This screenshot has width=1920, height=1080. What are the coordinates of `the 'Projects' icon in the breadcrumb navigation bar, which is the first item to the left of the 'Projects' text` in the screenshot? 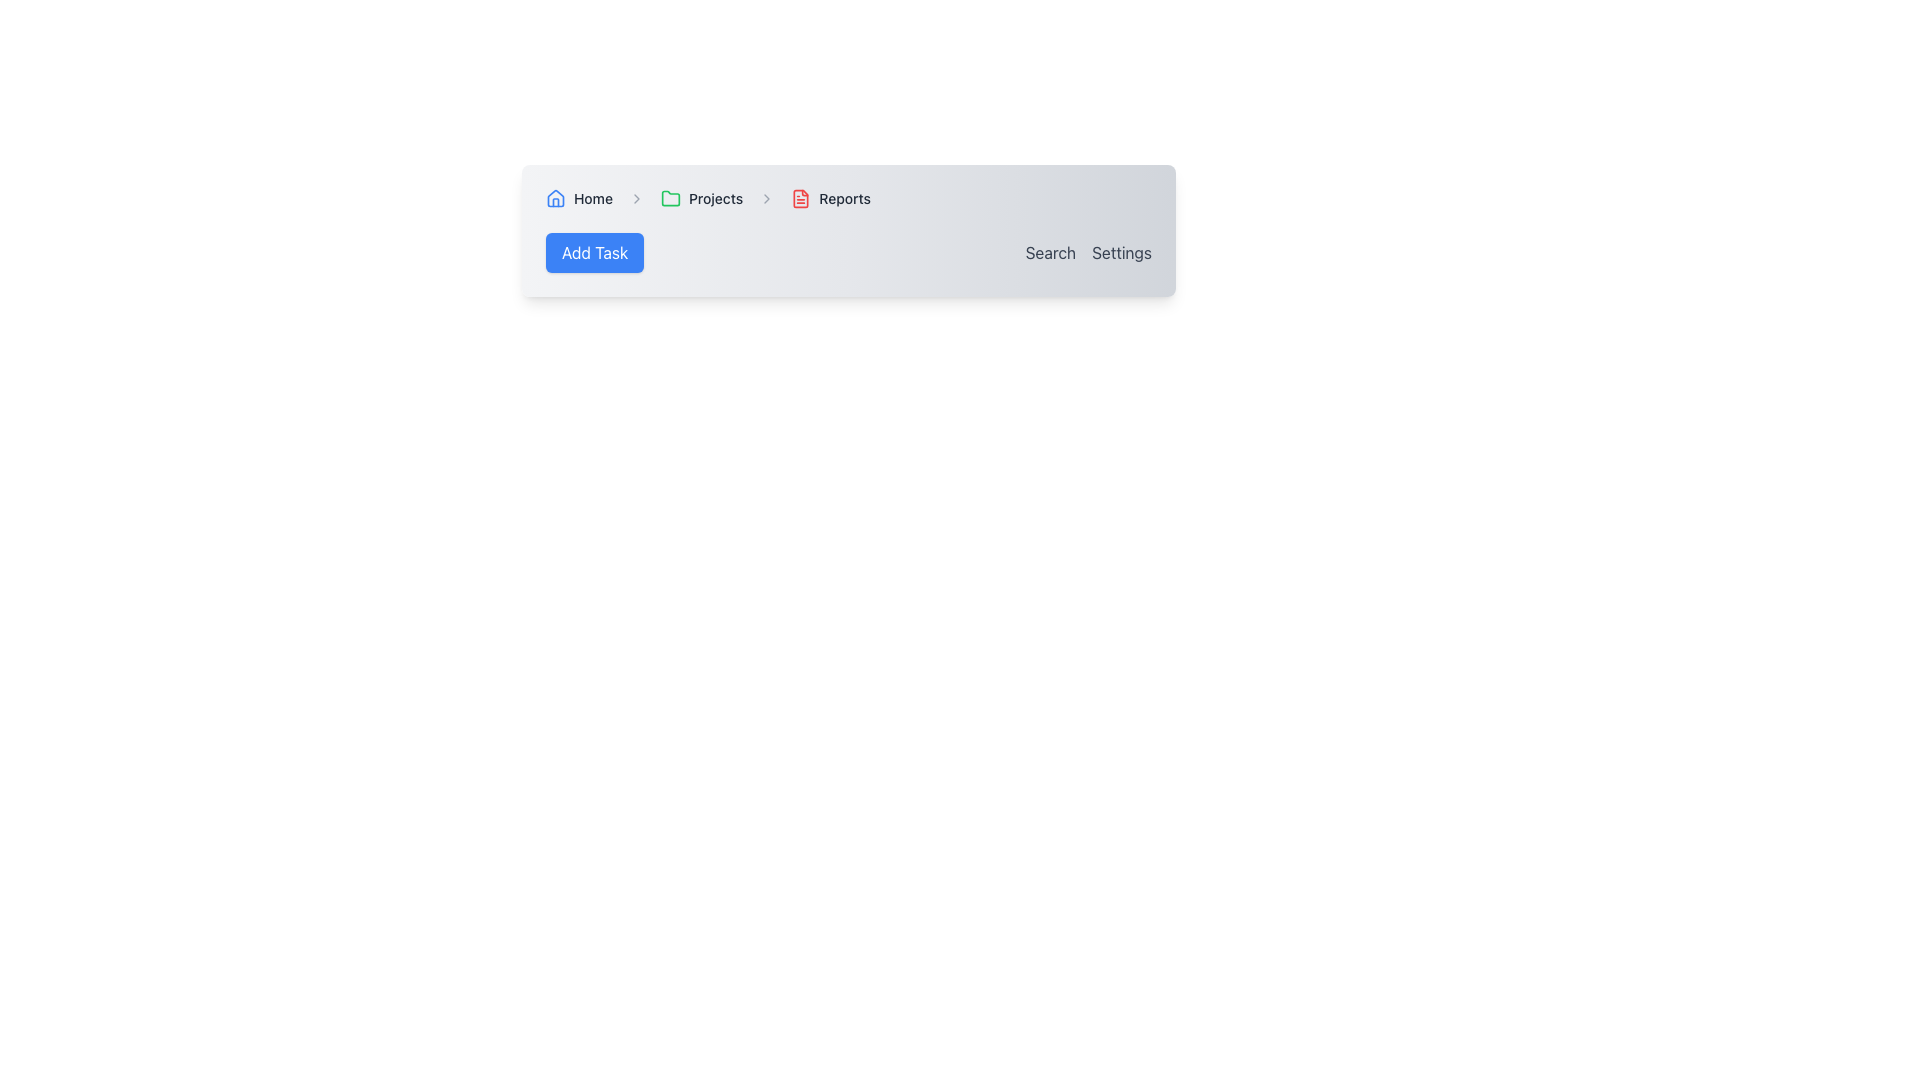 It's located at (671, 199).